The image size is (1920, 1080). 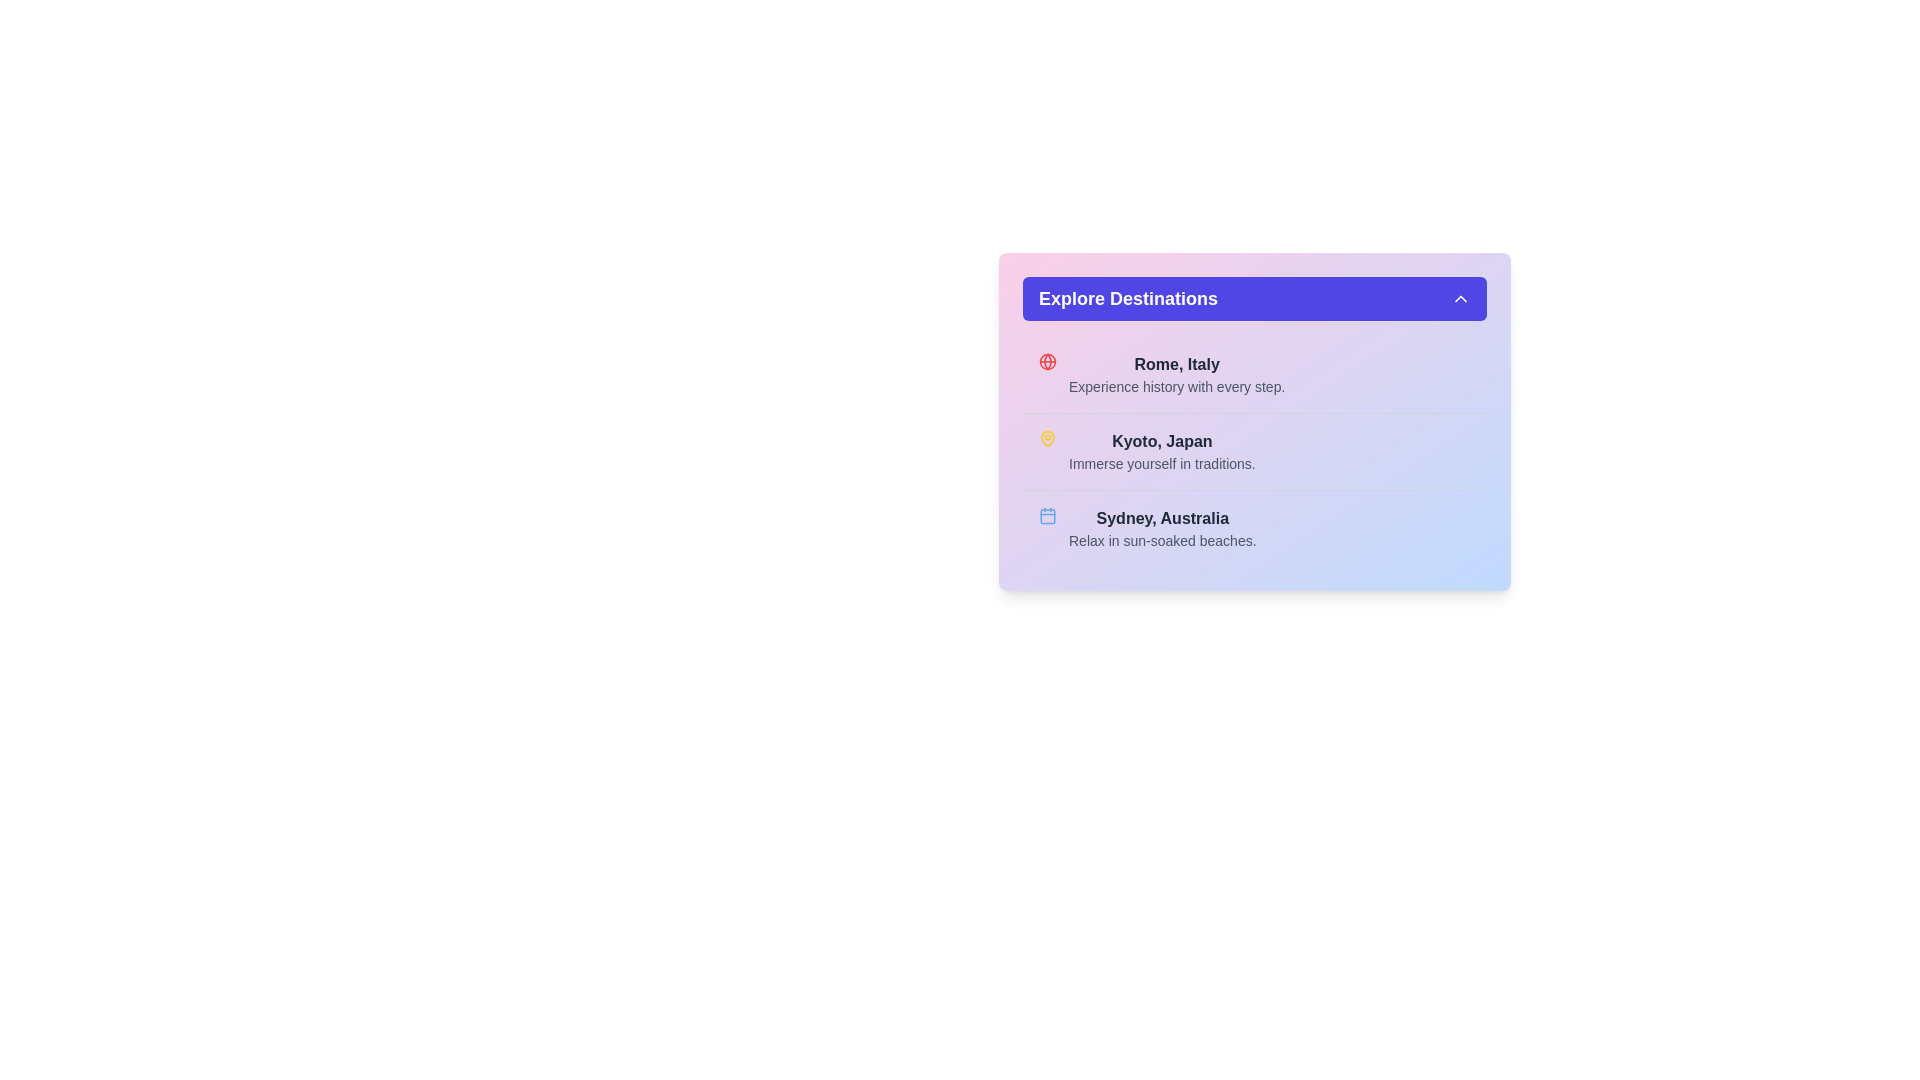 What do you see at coordinates (1046, 362) in the screenshot?
I see `globe icon represented by a circular SVG element, which is centered at the coordinates provided` at bounding box center [1046, 362].